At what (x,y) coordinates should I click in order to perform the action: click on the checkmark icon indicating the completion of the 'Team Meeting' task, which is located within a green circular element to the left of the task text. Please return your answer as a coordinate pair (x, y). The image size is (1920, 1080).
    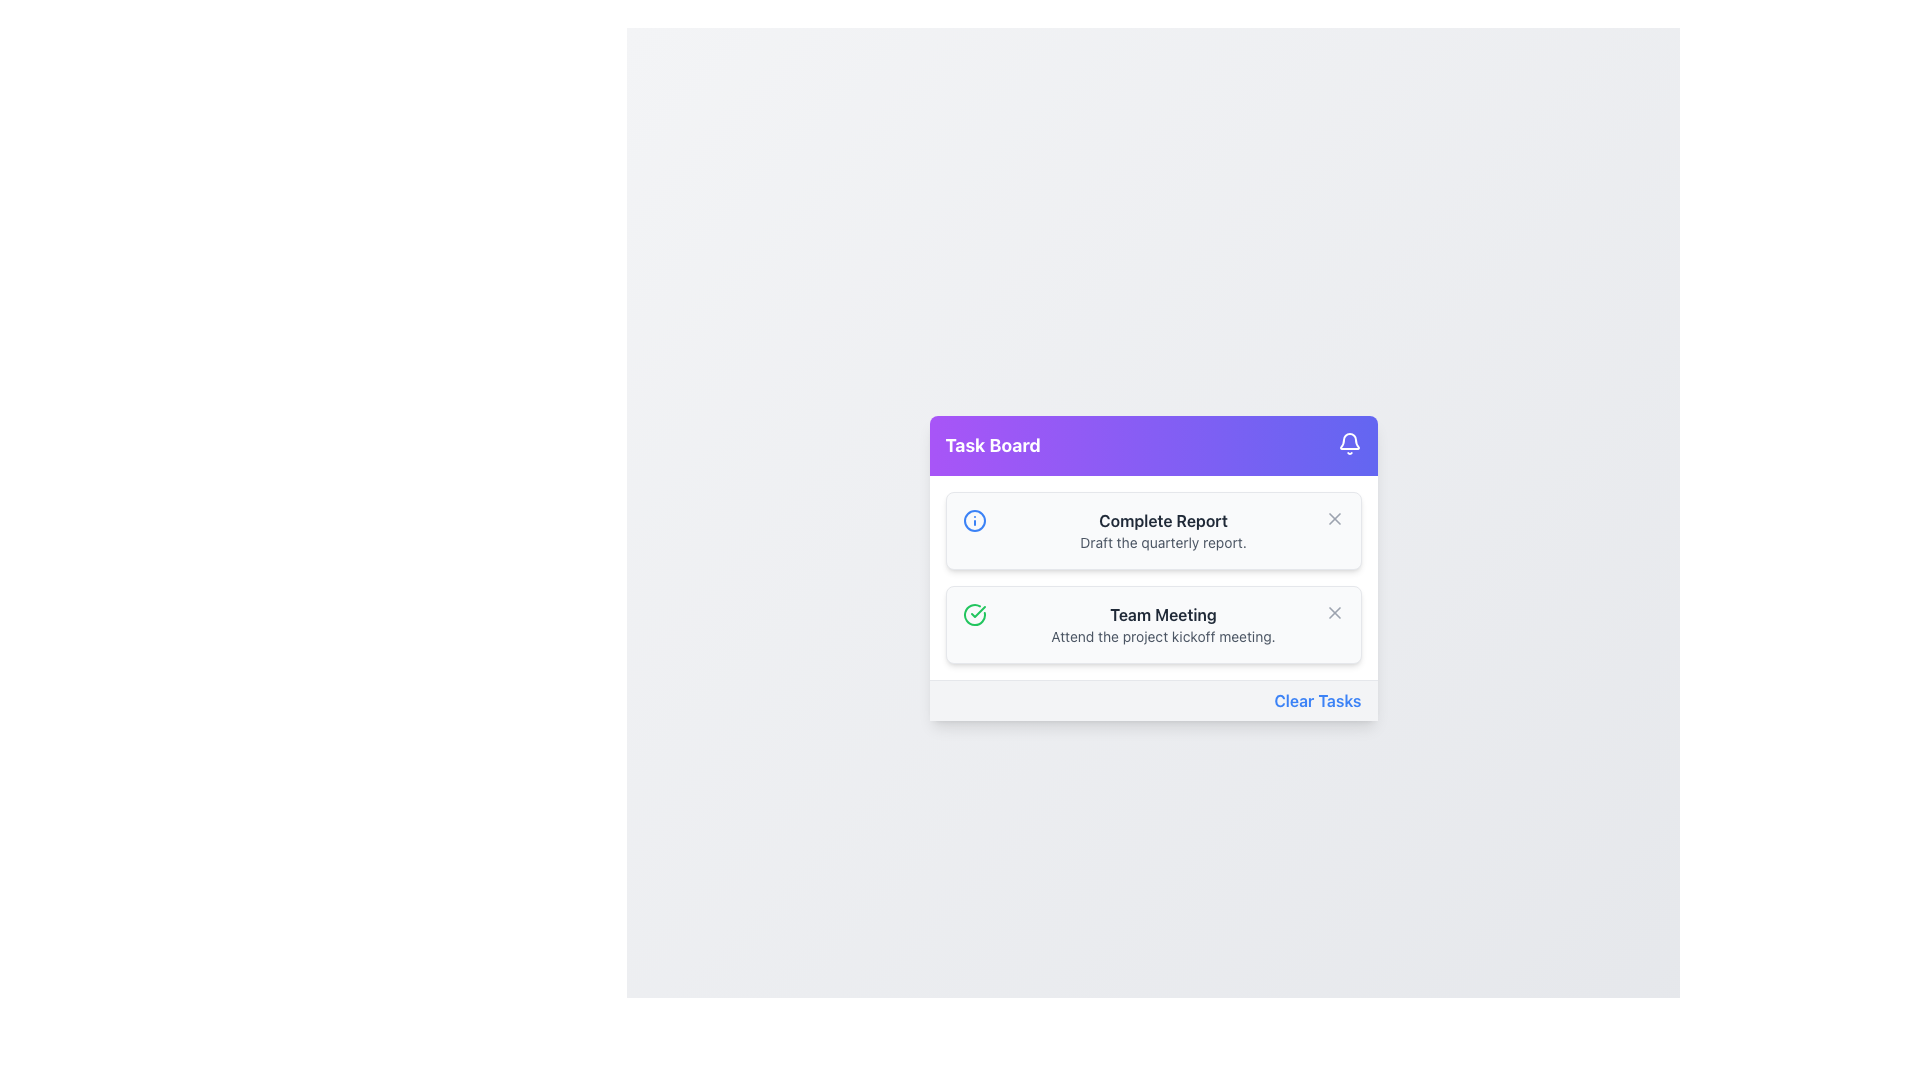
    Looking at the image, I should click on (978, 610).